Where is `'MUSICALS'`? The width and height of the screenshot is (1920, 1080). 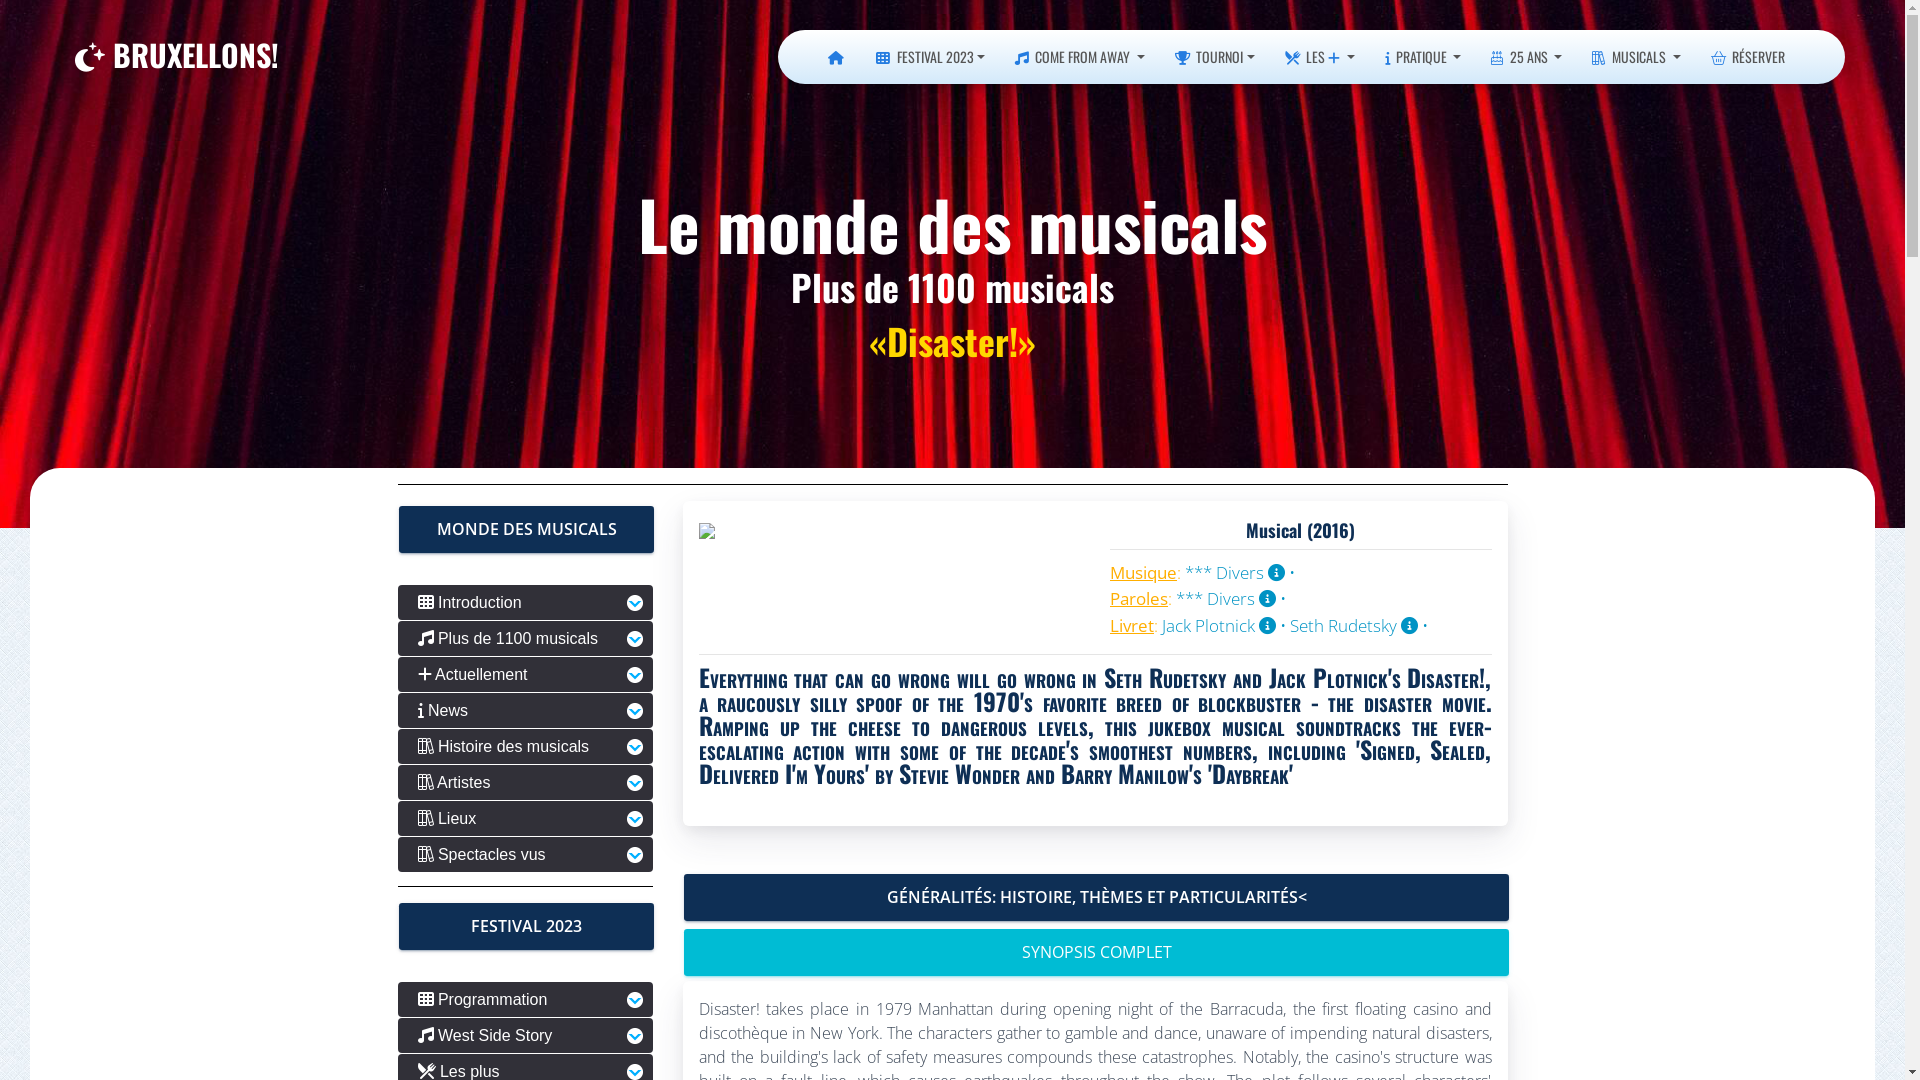
'MUSICALS' is located at coordinates (1636, 56).